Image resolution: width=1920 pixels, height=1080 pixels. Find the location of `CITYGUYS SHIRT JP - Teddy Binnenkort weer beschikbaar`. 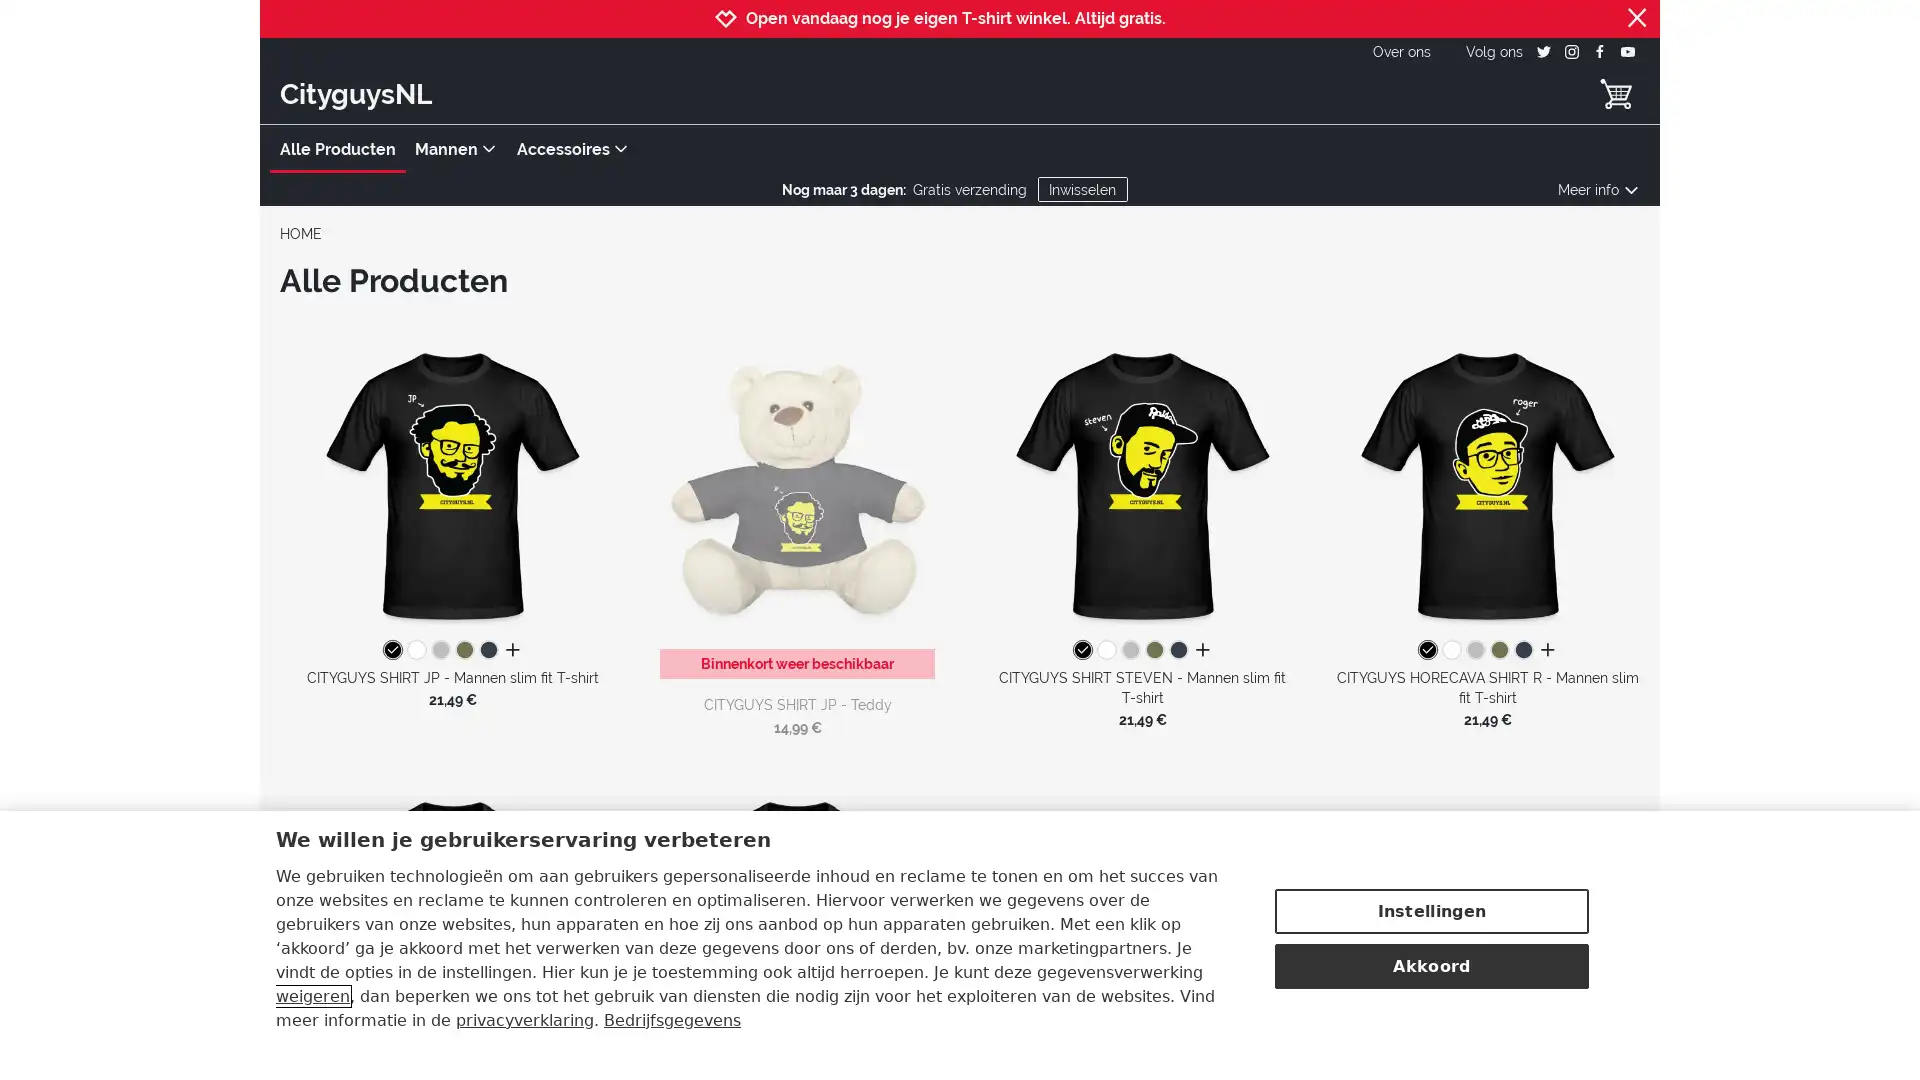

CITYGUYS SHIRT JP - Teddy Binnenkort weer beschikbaar is located at coordinates (796, 503).